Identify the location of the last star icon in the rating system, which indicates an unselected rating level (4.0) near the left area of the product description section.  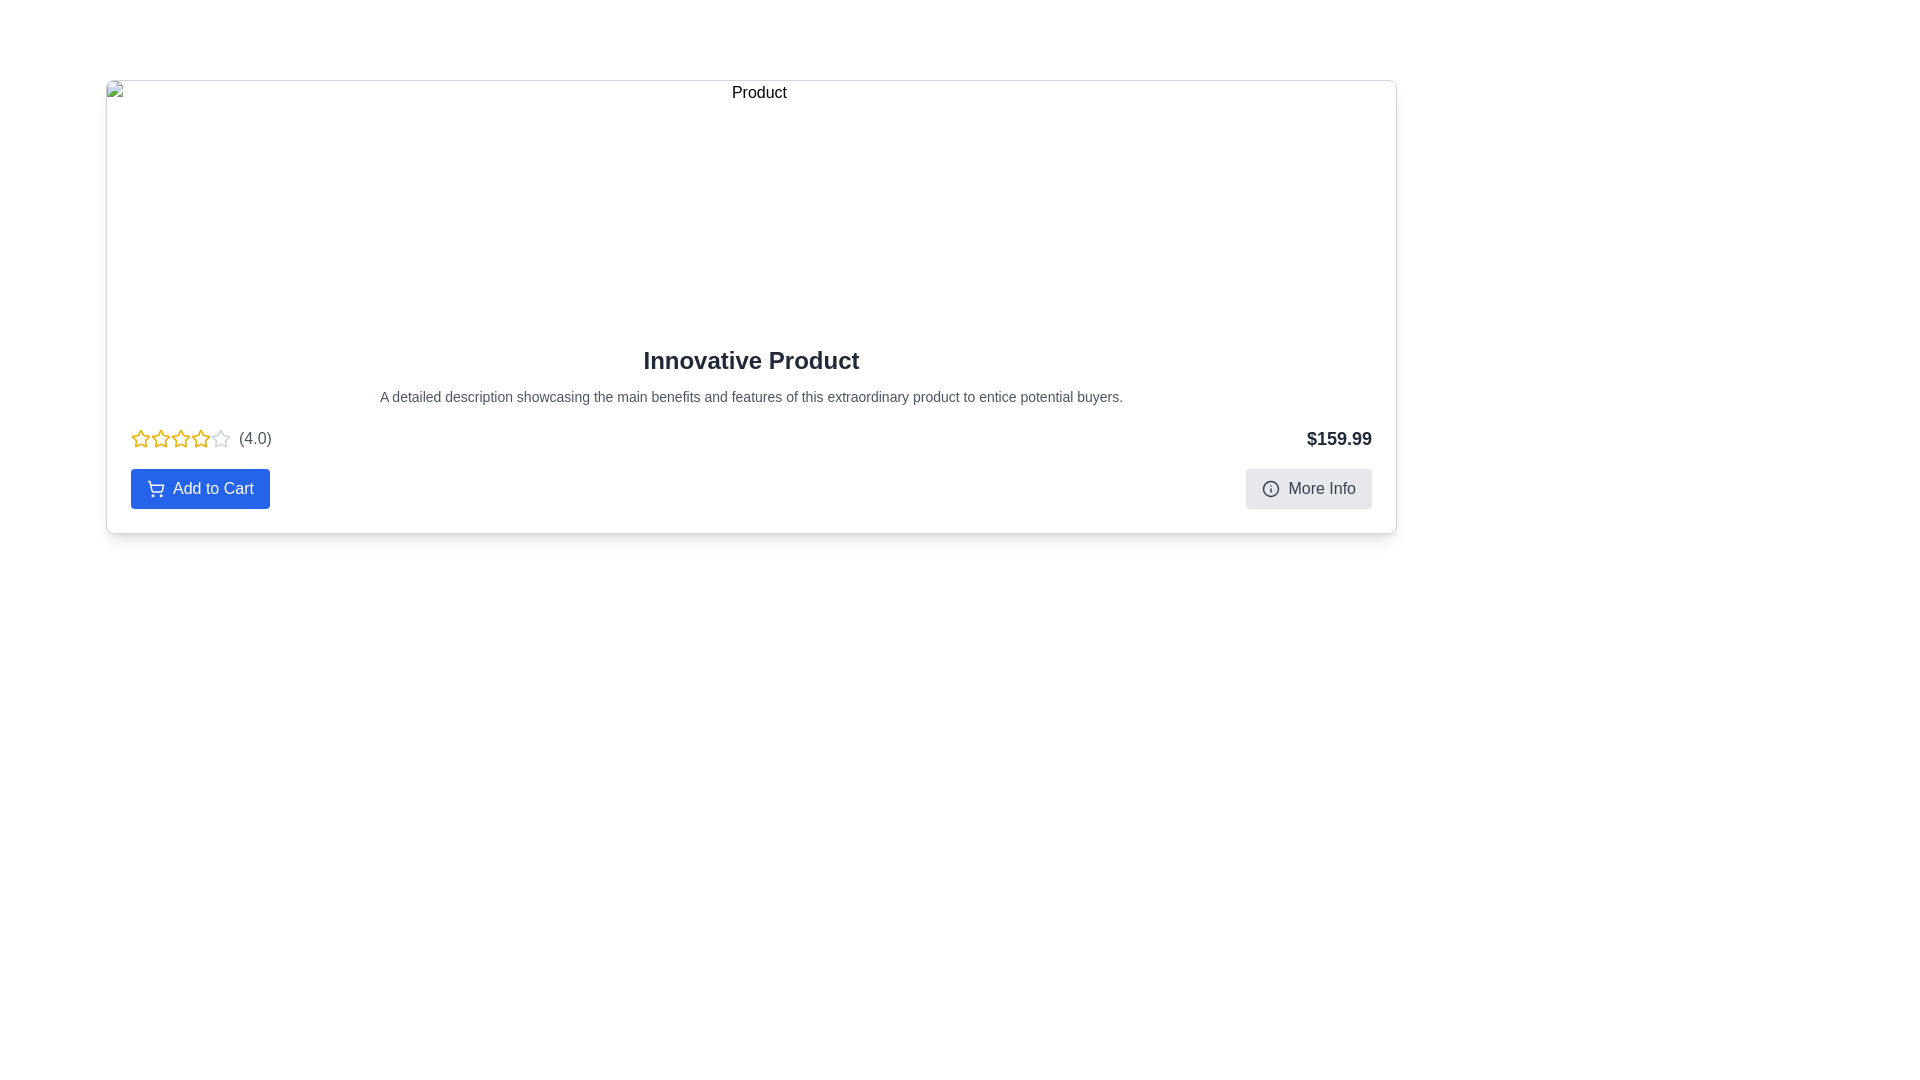
(220, 438).